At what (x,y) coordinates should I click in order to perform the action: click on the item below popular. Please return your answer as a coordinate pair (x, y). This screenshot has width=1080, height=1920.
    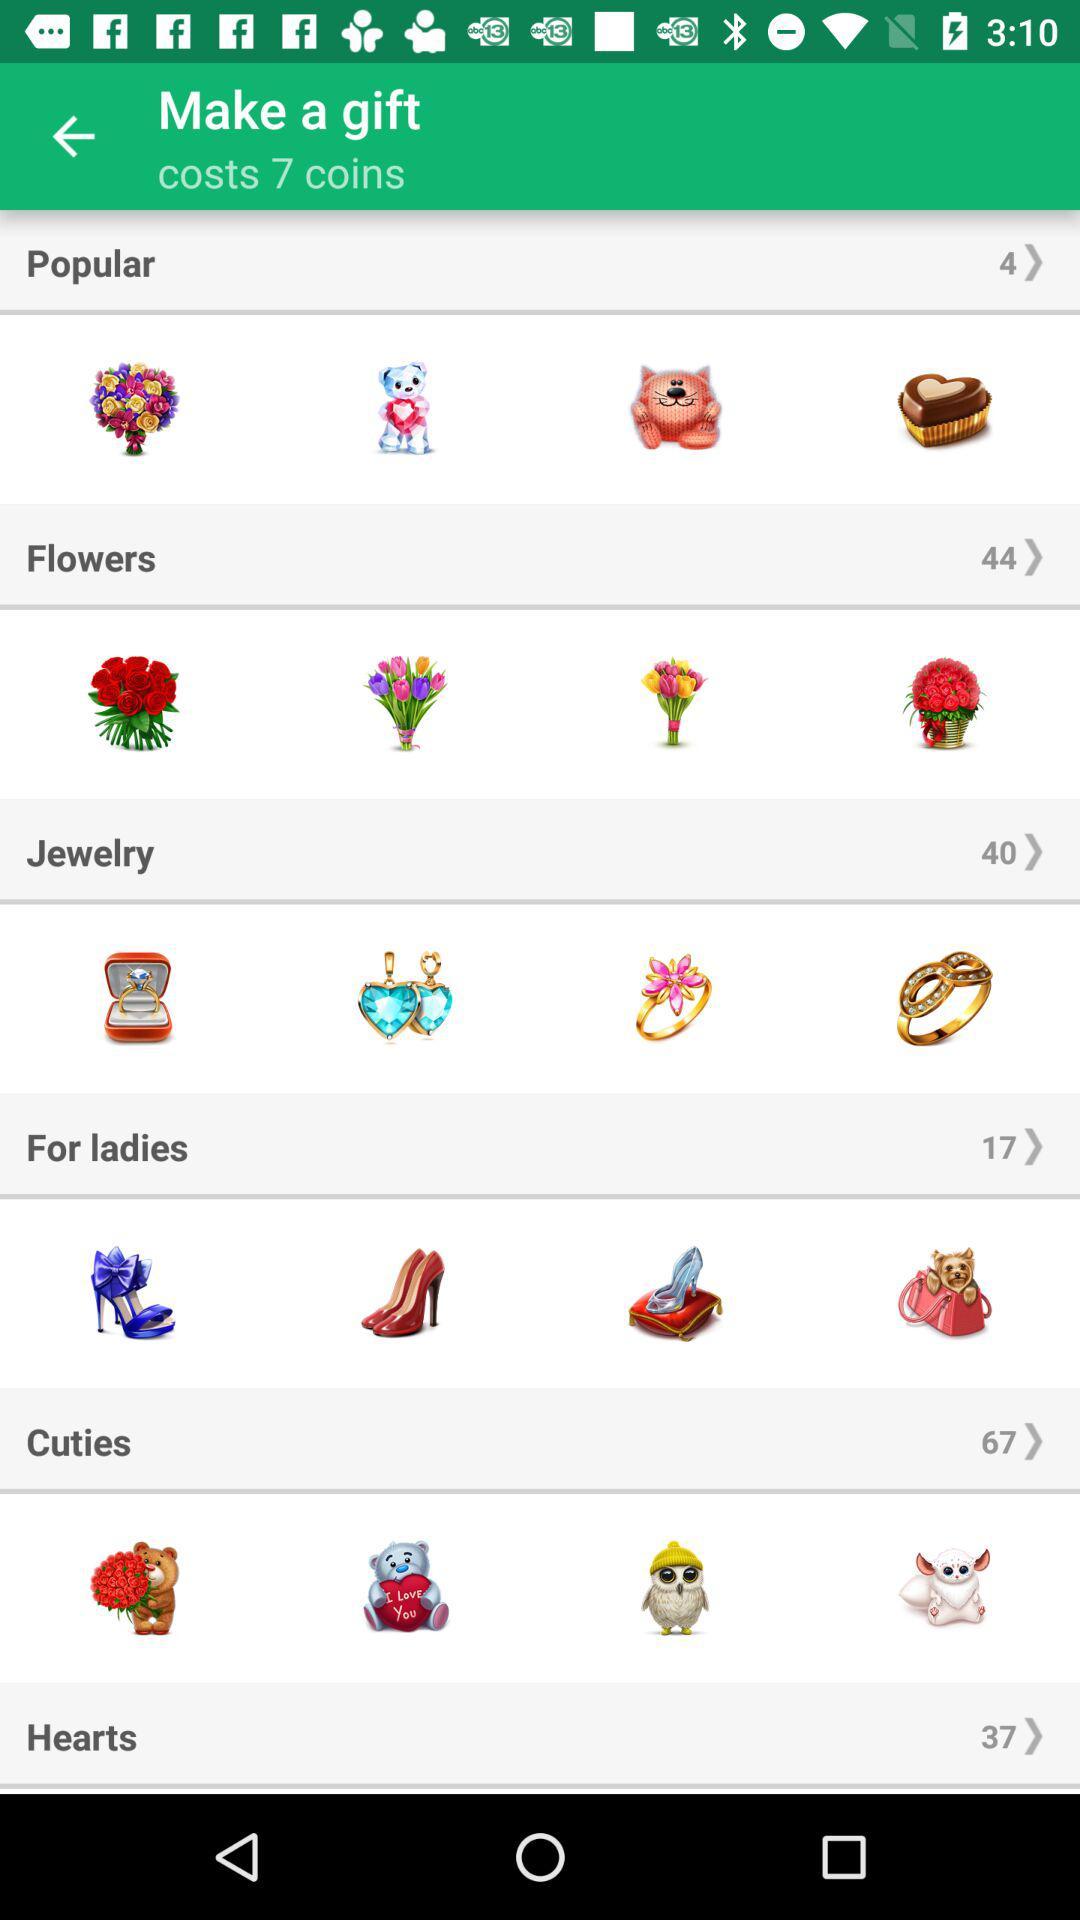
    Looking at the image, I should click on (540, 311).